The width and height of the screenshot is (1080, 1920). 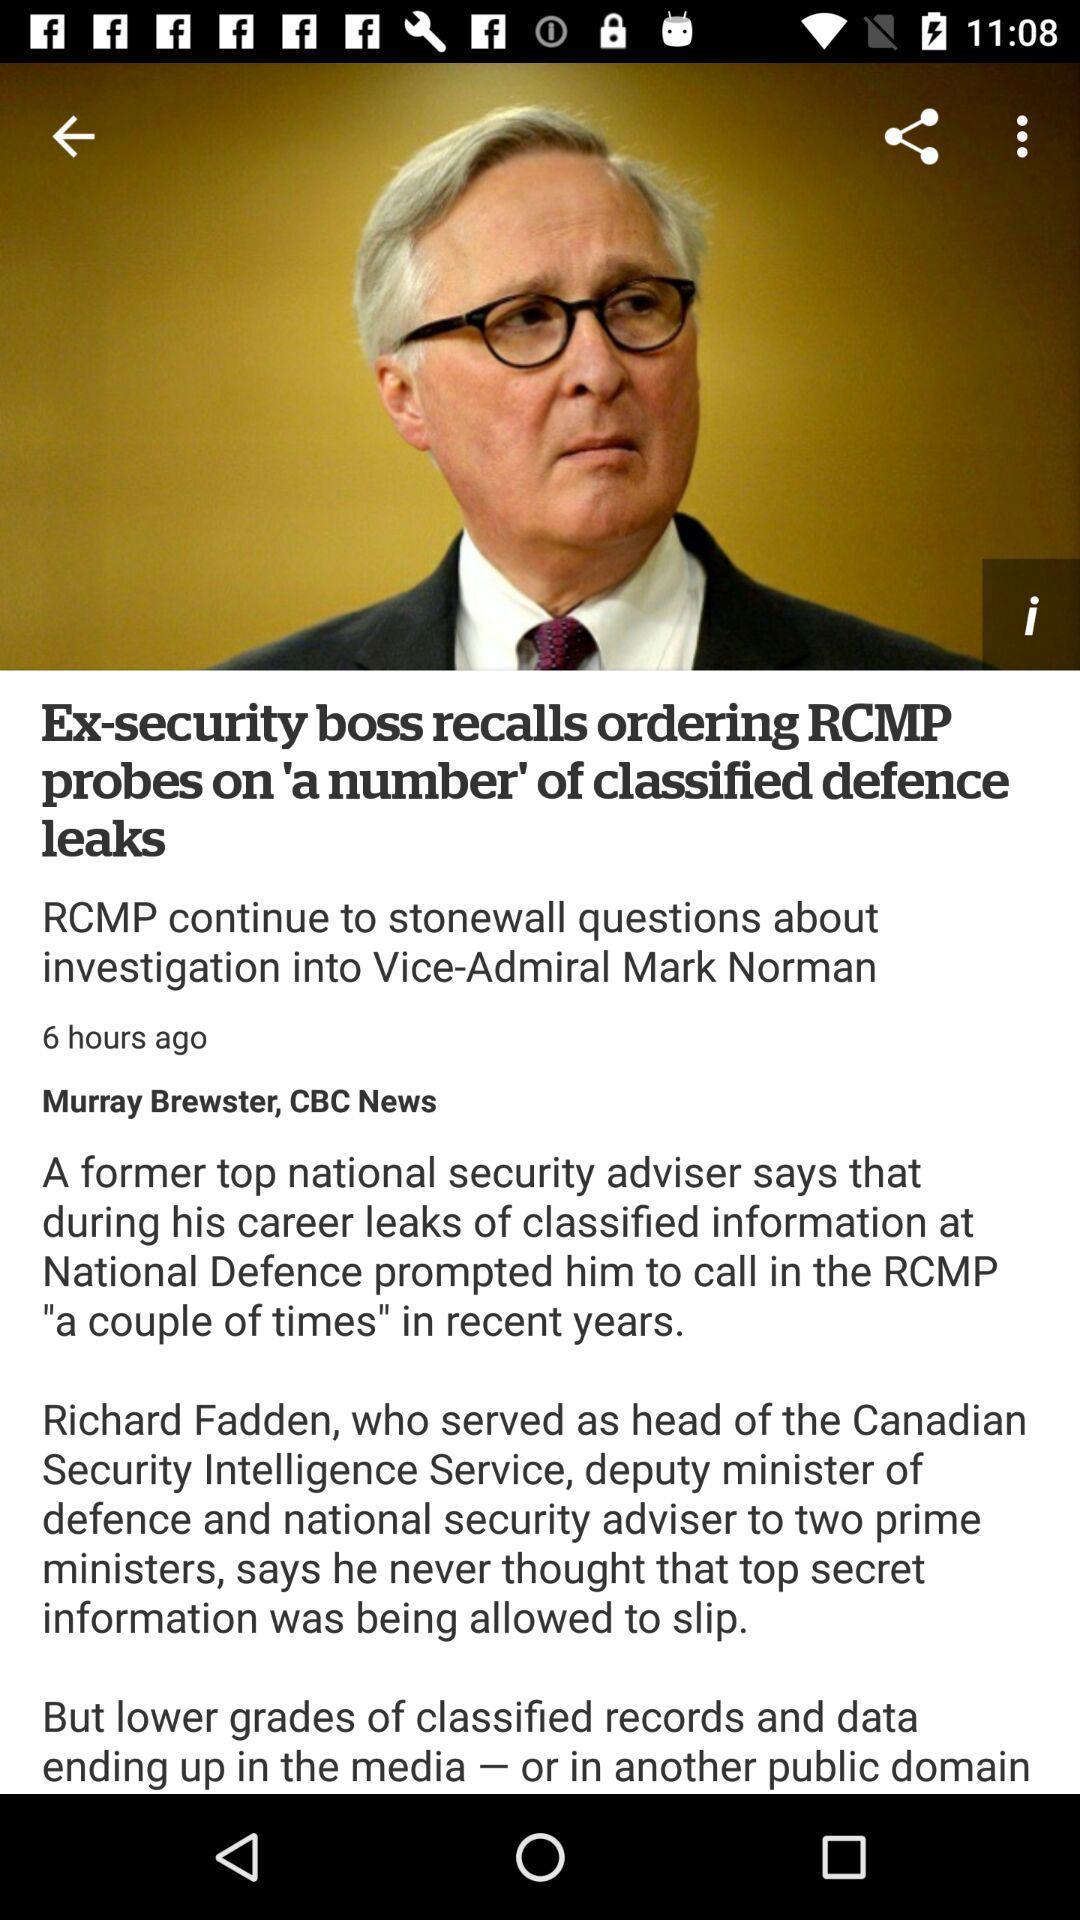 I want to click on the icon above rcmp continue to item, so click(x=540, y=777).